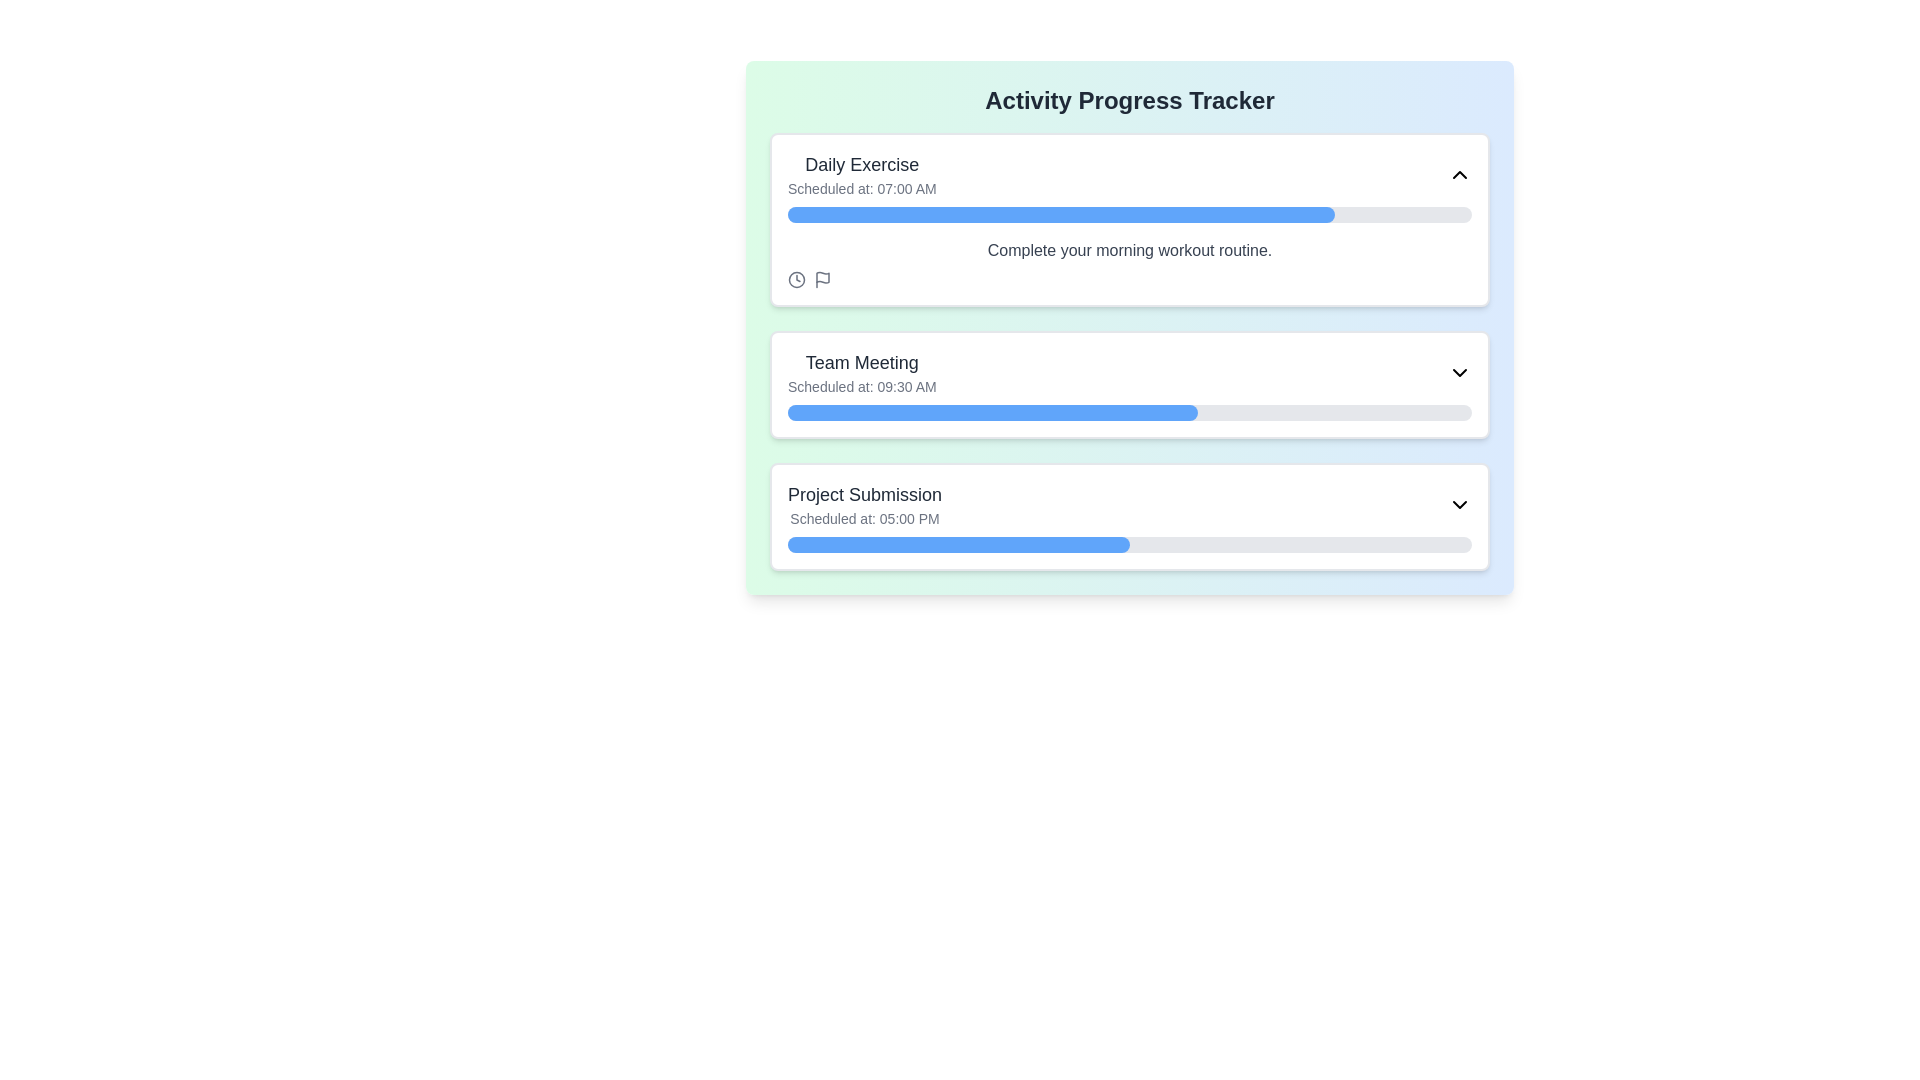 The width and height of the screenshot is (1920, 1080). Describe the element at coordinates (1129, 100) in the screenshot. I see `the header text label that reads 'Activity Progress Tracker', which is styled in bold and extra-large text and is positioned centrally at the top of the card` at that location.